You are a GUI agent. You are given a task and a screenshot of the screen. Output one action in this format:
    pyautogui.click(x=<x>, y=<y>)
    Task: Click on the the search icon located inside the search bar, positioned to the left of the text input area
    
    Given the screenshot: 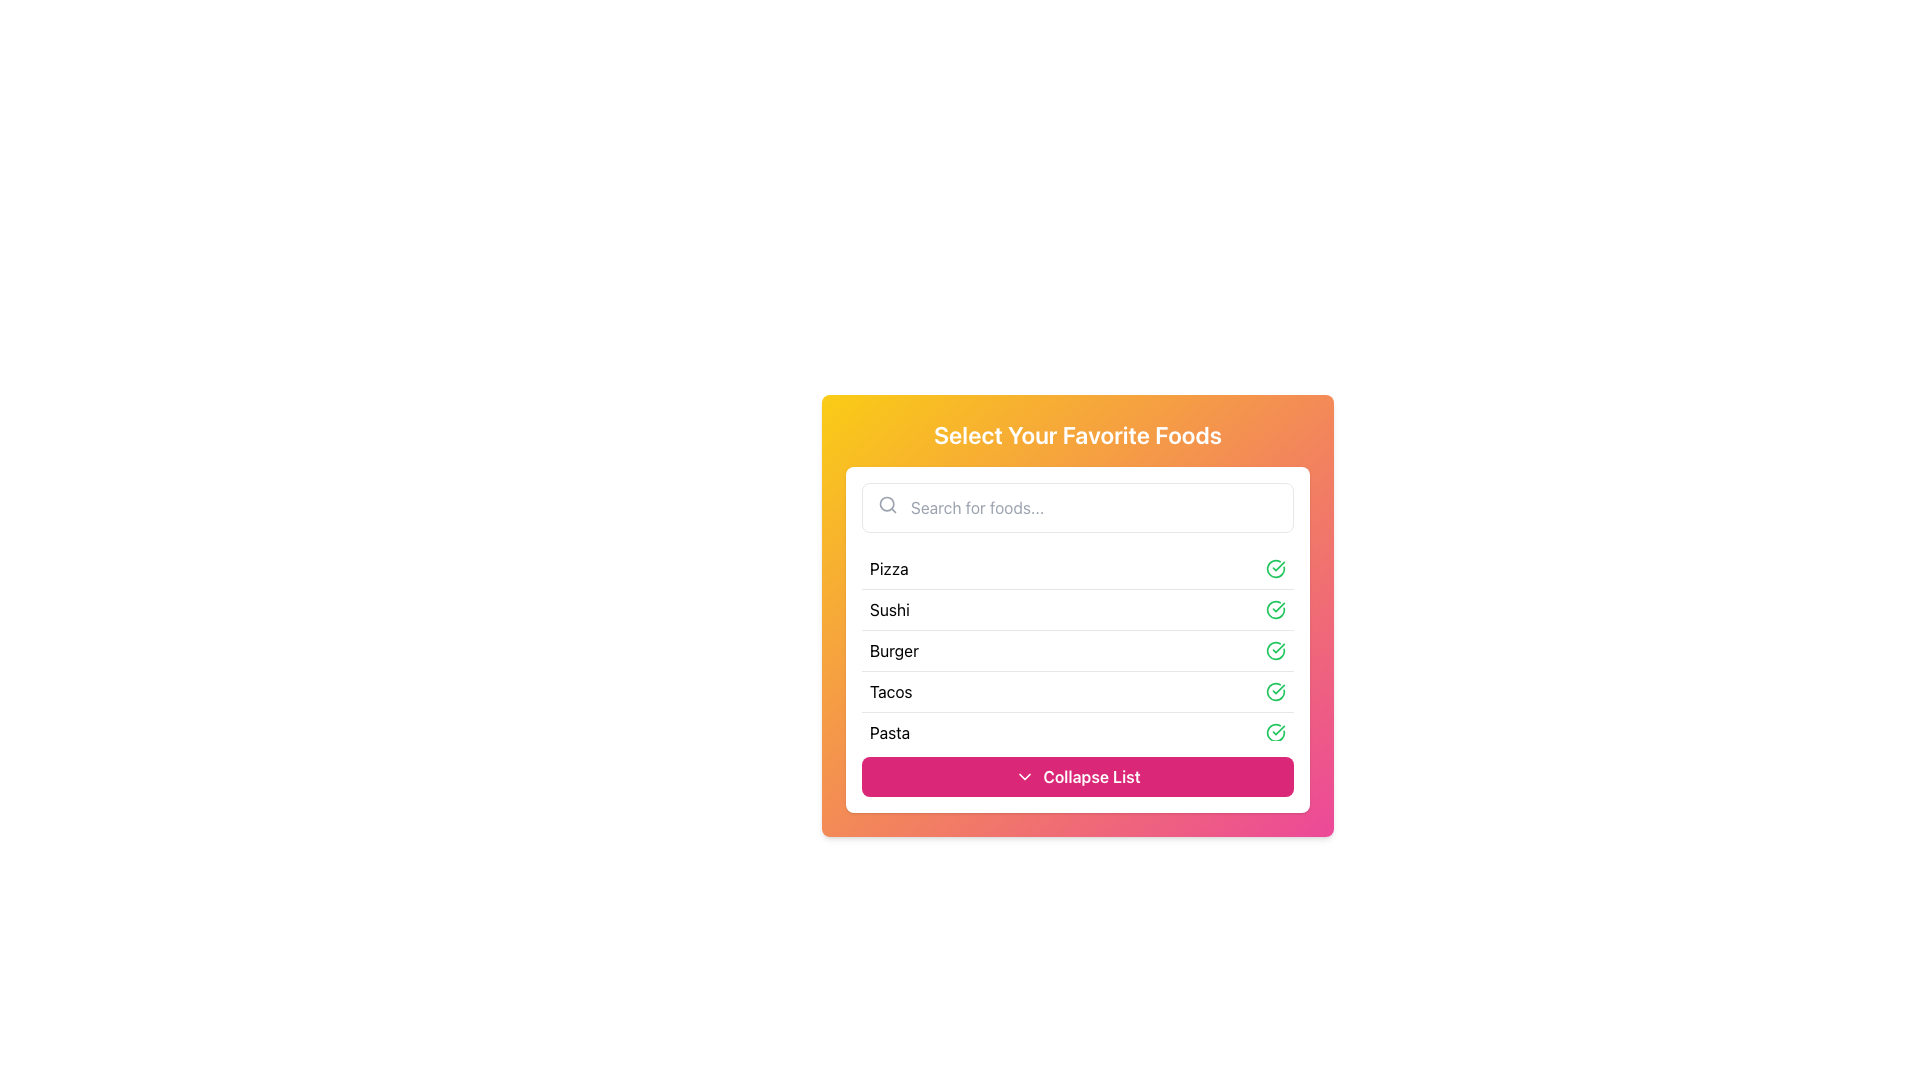 What is the action you would take?
    pyautogui.click(x=887, y=504)
    